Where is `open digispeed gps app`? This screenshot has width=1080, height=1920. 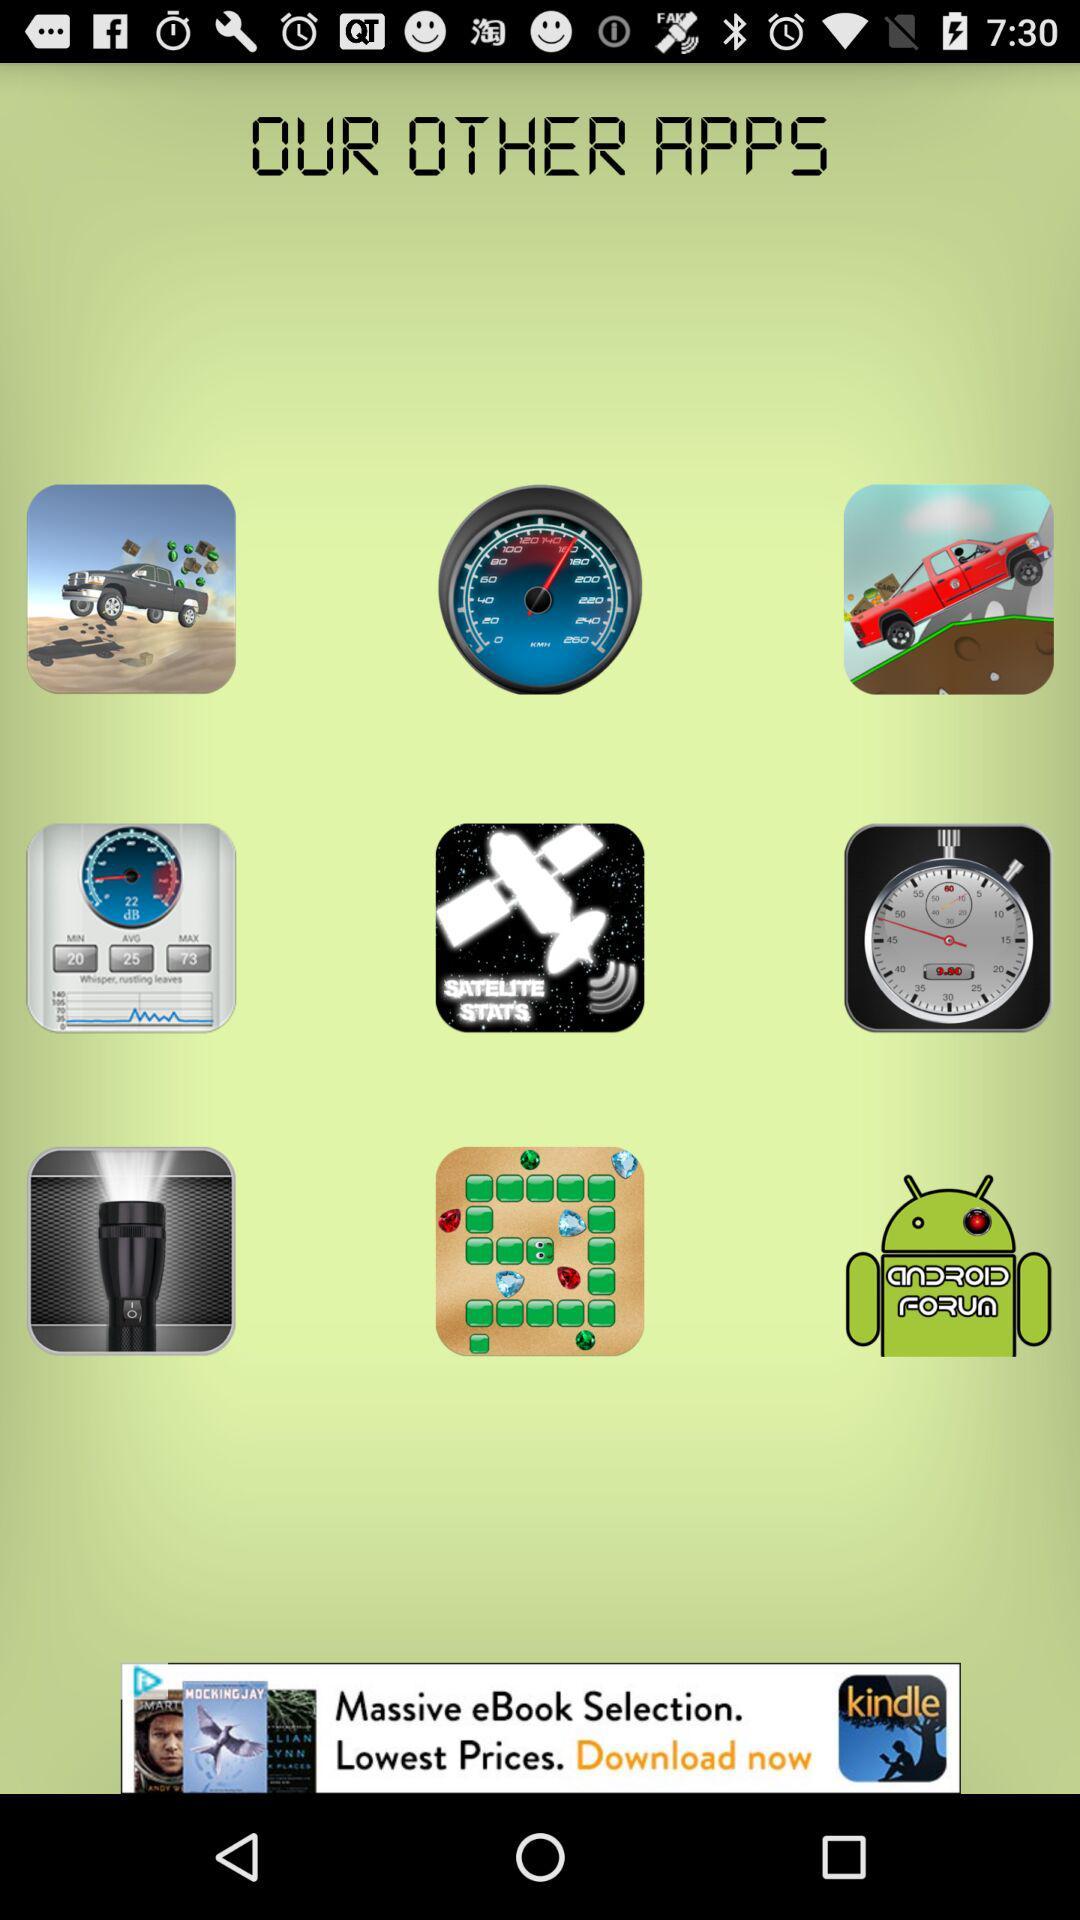 open digispeed gps app is located at coordinates (540, 588).